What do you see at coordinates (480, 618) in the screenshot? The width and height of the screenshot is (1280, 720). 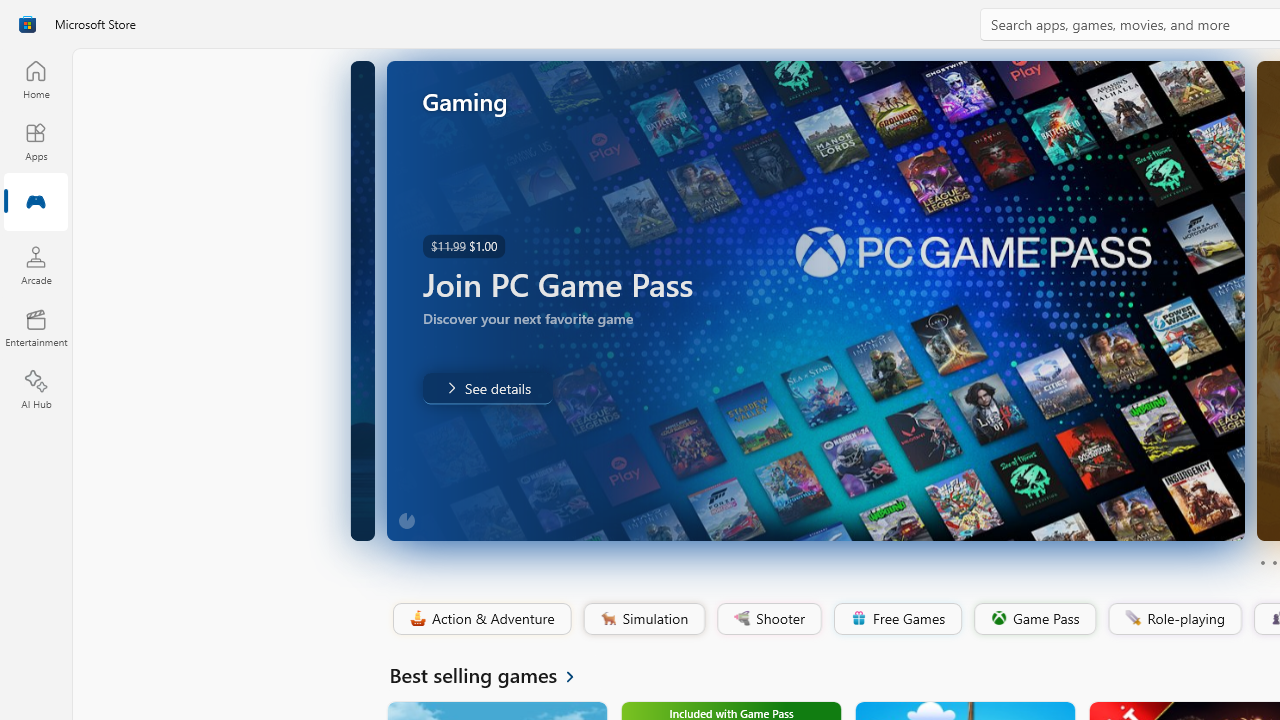 I see `'Action & Adventure'` at bounding box center [480, 618].